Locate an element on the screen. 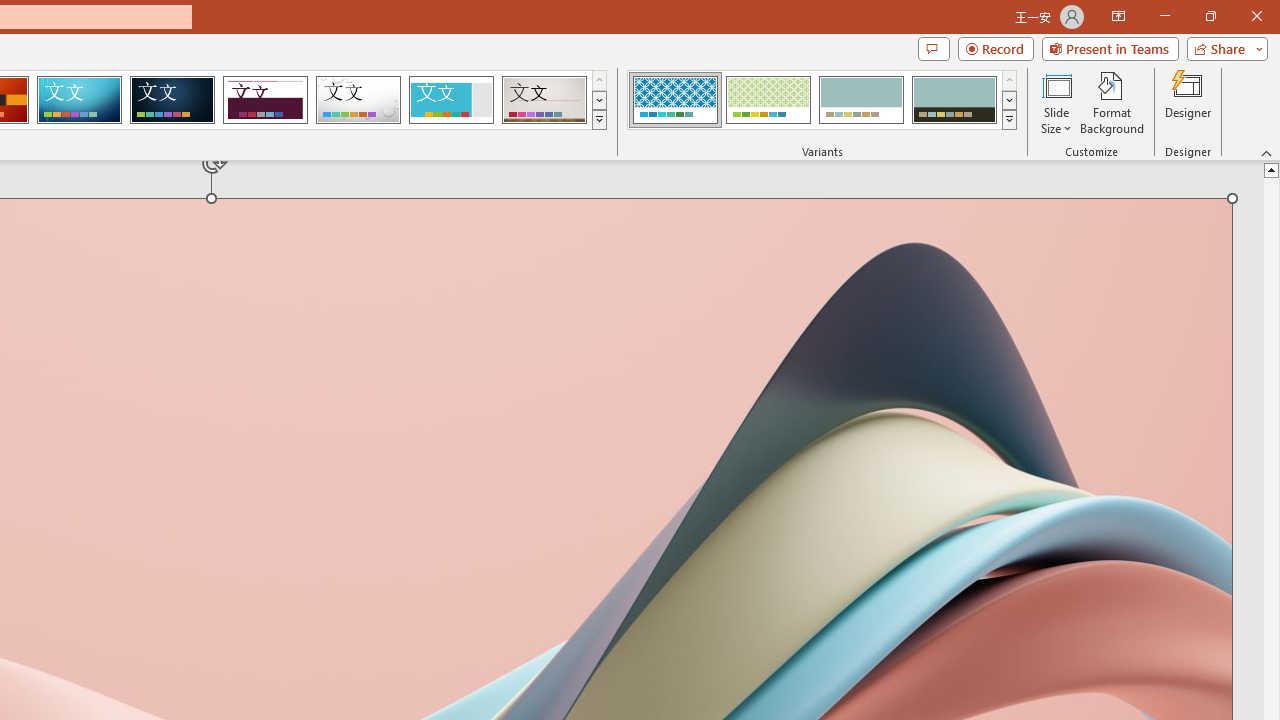 The height and width of the screenshot is (720, 1280). 'Droplet' is located at coordinates (358, 100).